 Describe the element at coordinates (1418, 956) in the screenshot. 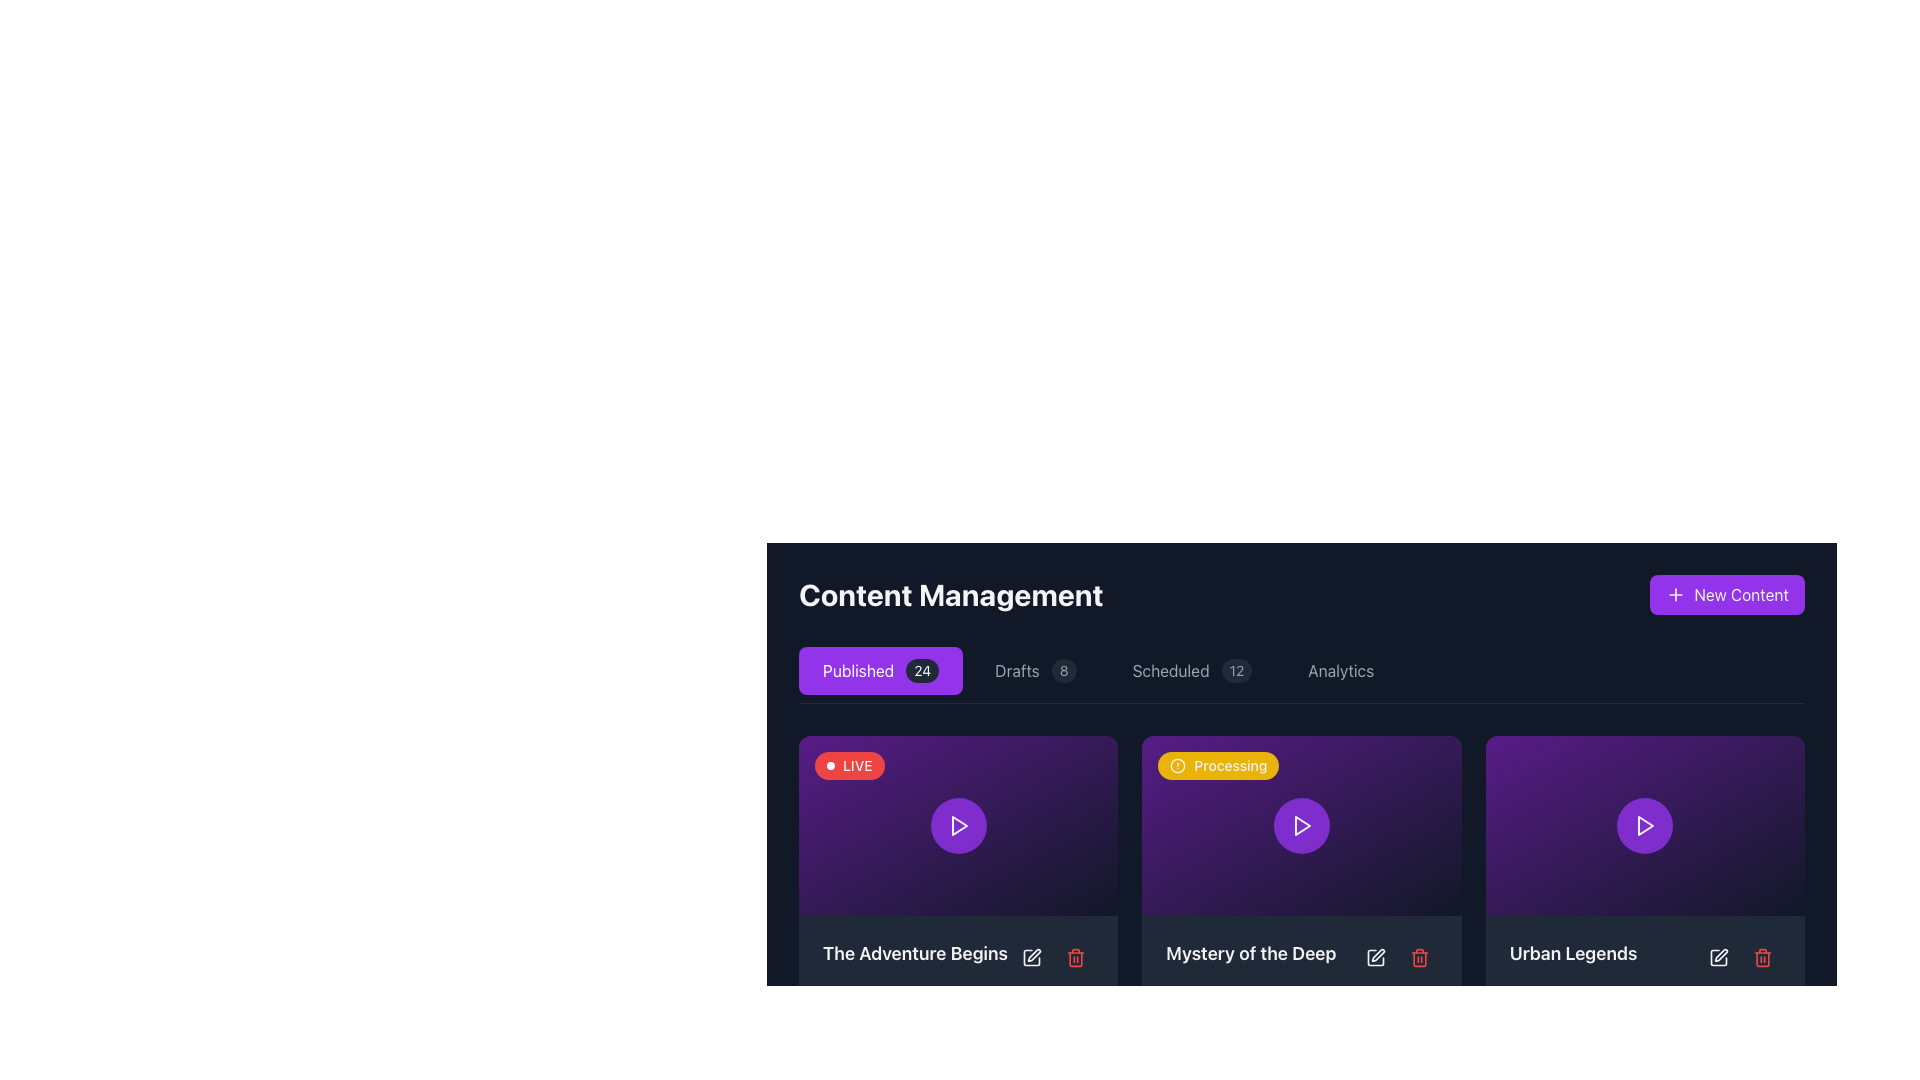

I see `the delete button located at the bottom-right corner of the 'Mystery of the Deep' card` at that location.